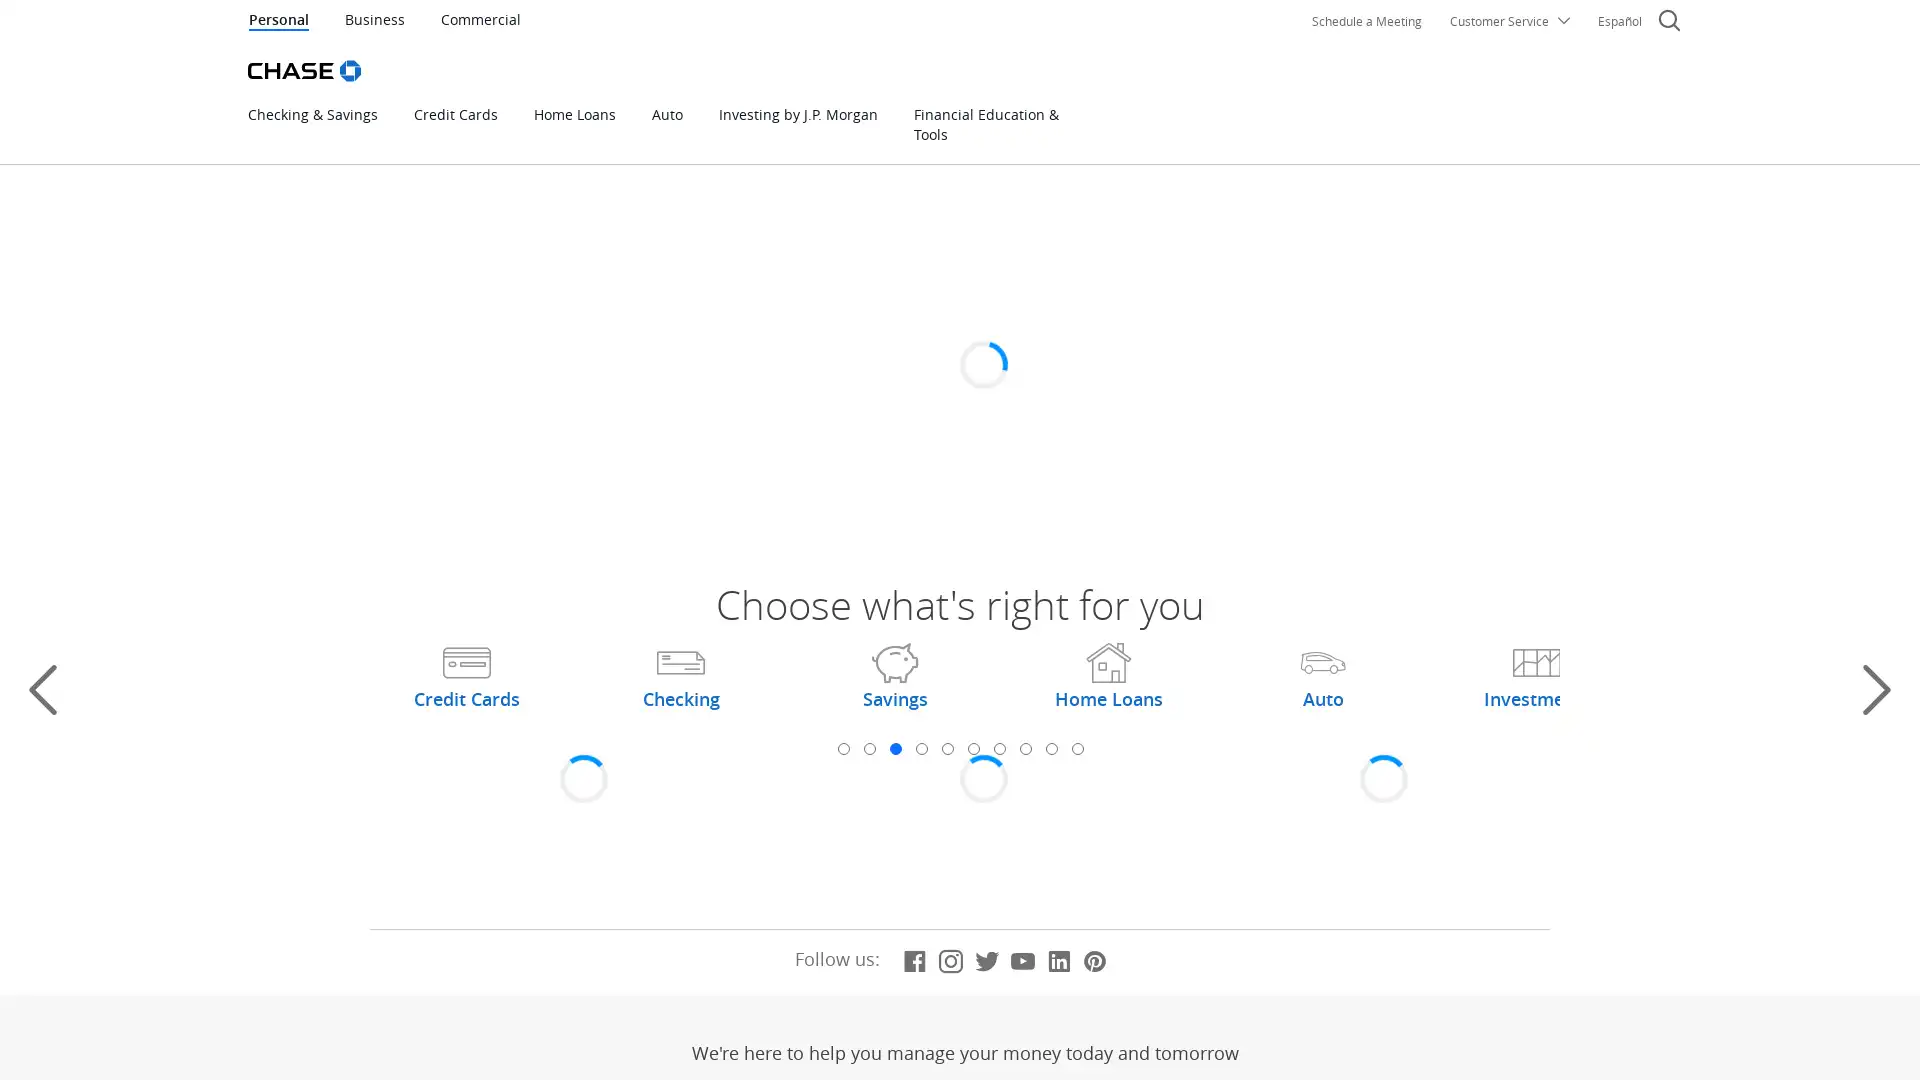  Describe the element at coordinates (1025, 748) in the screenshot. I see `Slide 8 of 10` at that location.